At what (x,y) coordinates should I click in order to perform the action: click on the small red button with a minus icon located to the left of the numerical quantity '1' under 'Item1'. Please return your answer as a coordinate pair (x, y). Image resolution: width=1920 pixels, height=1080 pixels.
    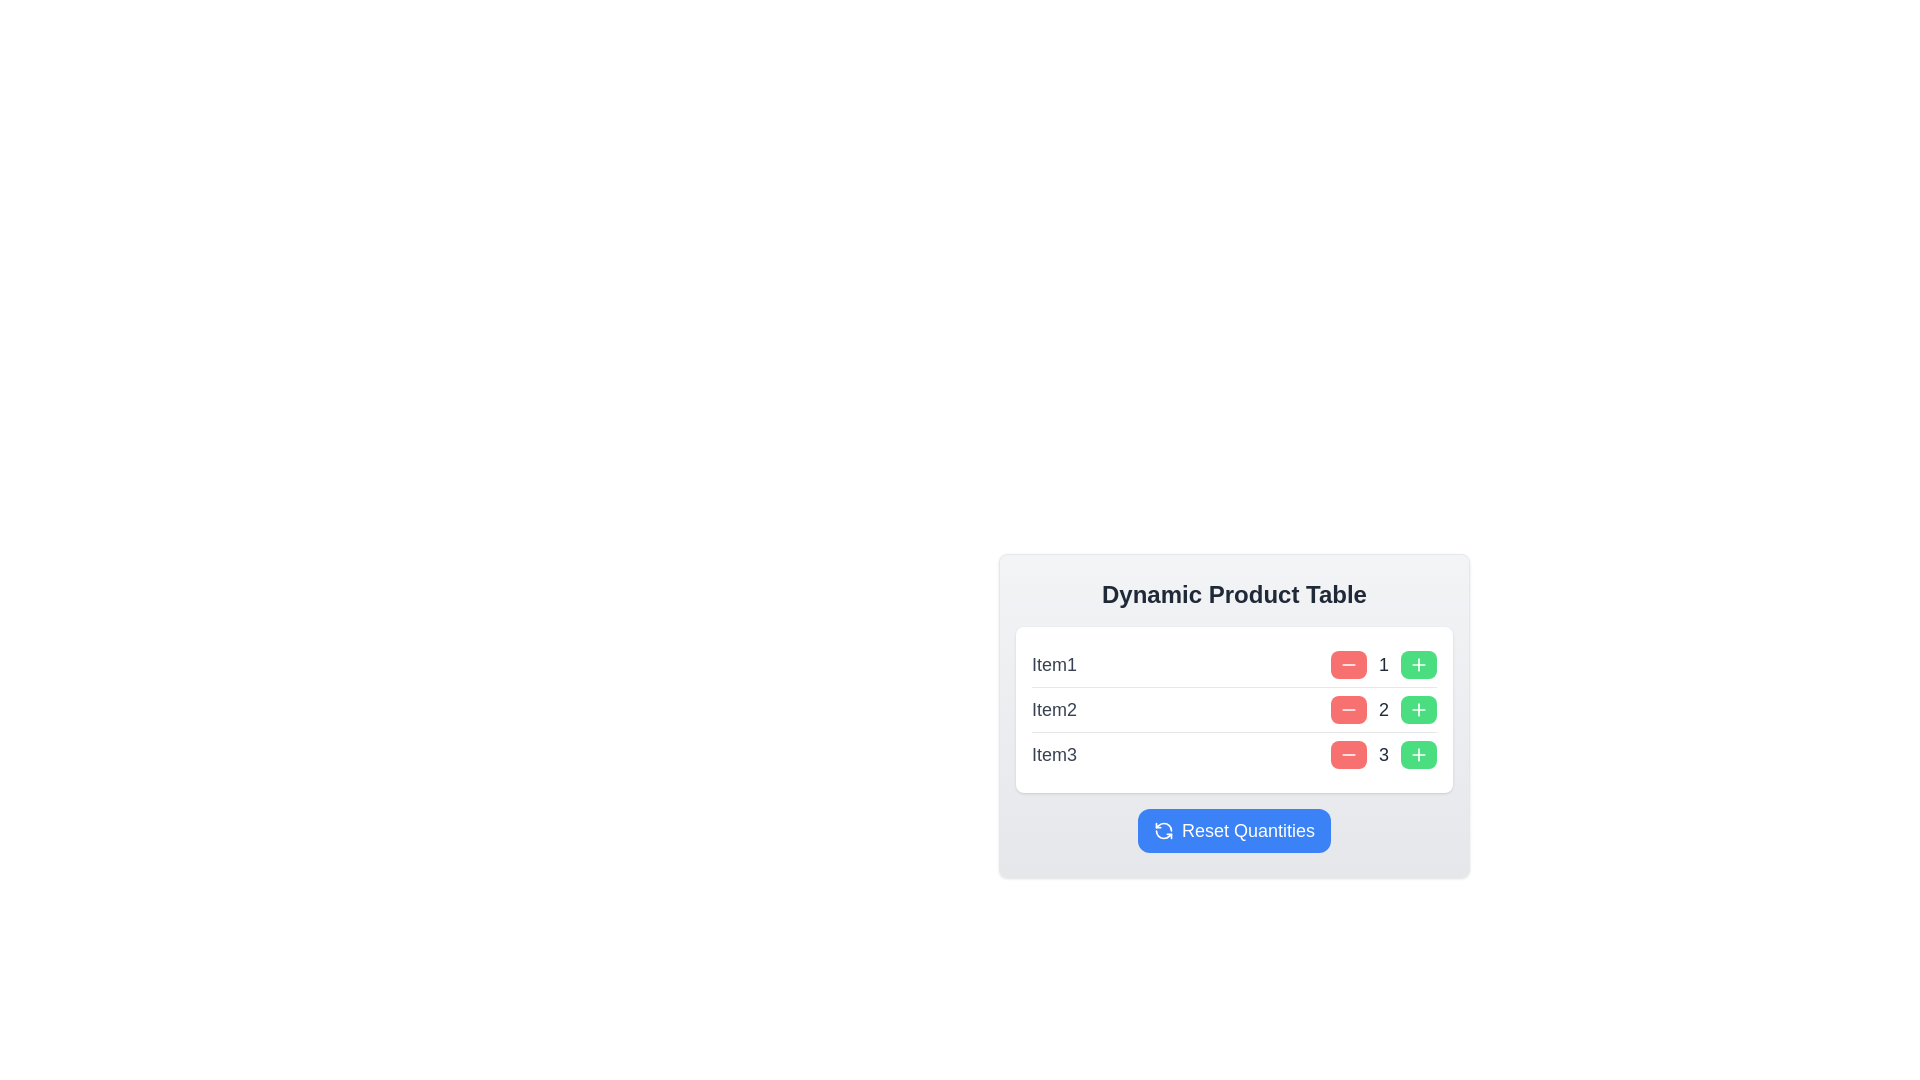
    Looking at the image, I should click on (1348, 664).